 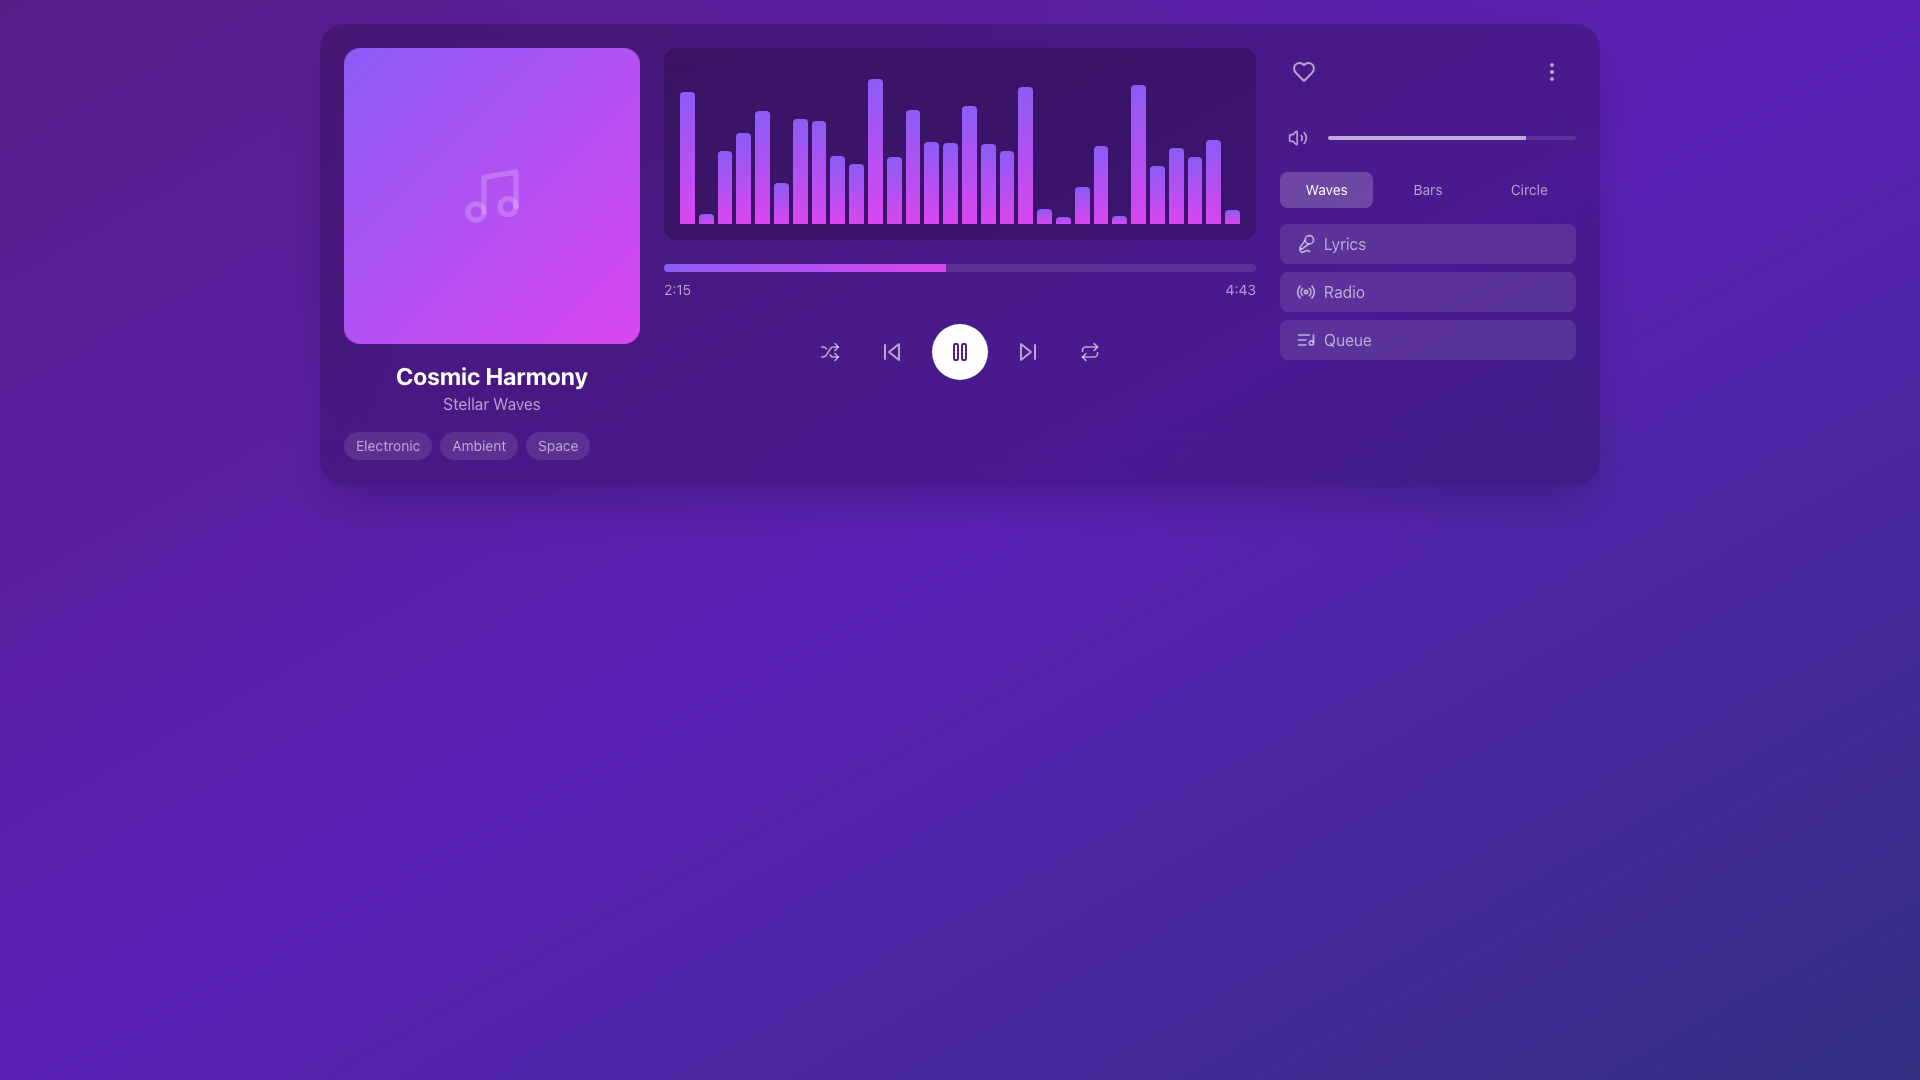 I want to click on the 28th bar in the bar chart, which is a vertical gradient bar transitioning from fuchsia at the base to violet at the tip, located within the interactive audio player interface, so click(x=1212, y=181).